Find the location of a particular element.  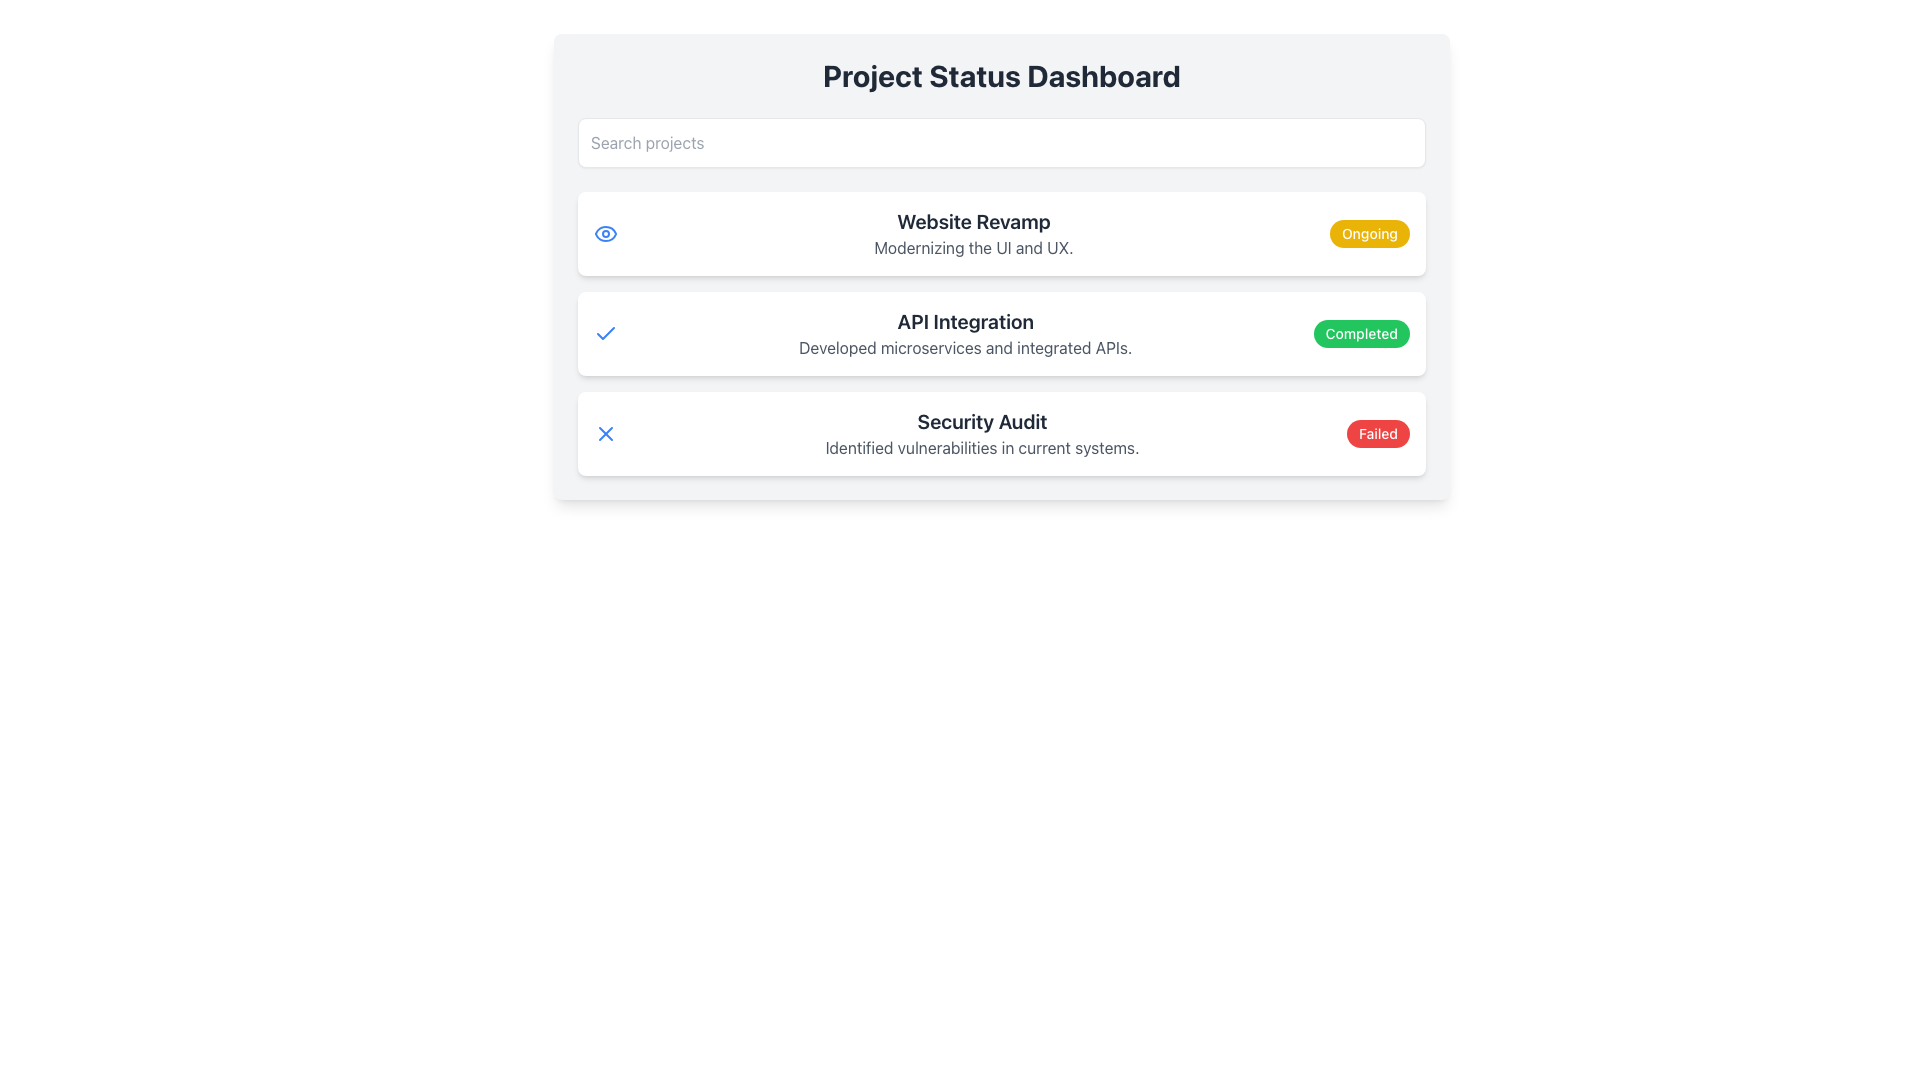

the blue checkmark icon indicating a completed status for 'API Integration' located to the left of the corresponding text is located at coordinates (604, 333).